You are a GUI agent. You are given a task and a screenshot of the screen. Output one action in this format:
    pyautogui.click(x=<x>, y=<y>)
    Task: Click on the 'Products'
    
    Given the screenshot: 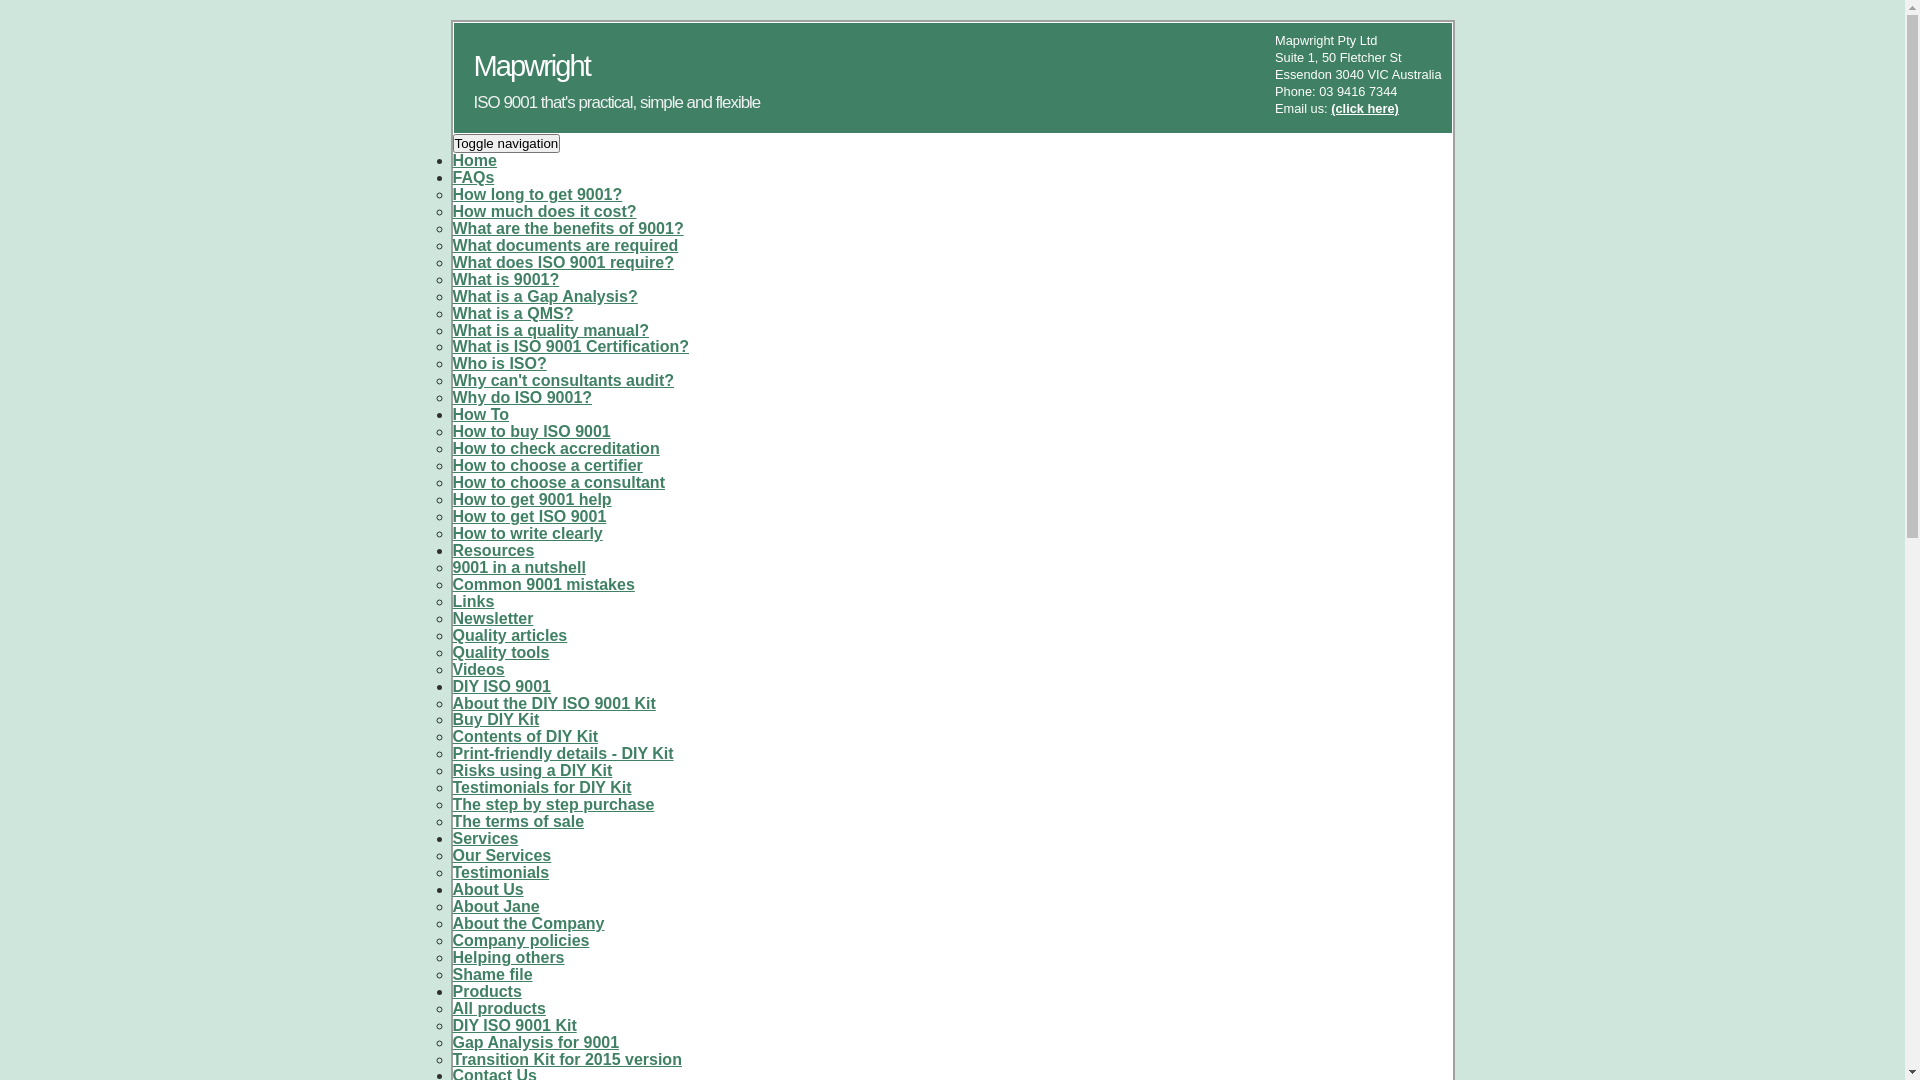 What is the action you would take?
    pyautogui.click(x=486, y=991)
    